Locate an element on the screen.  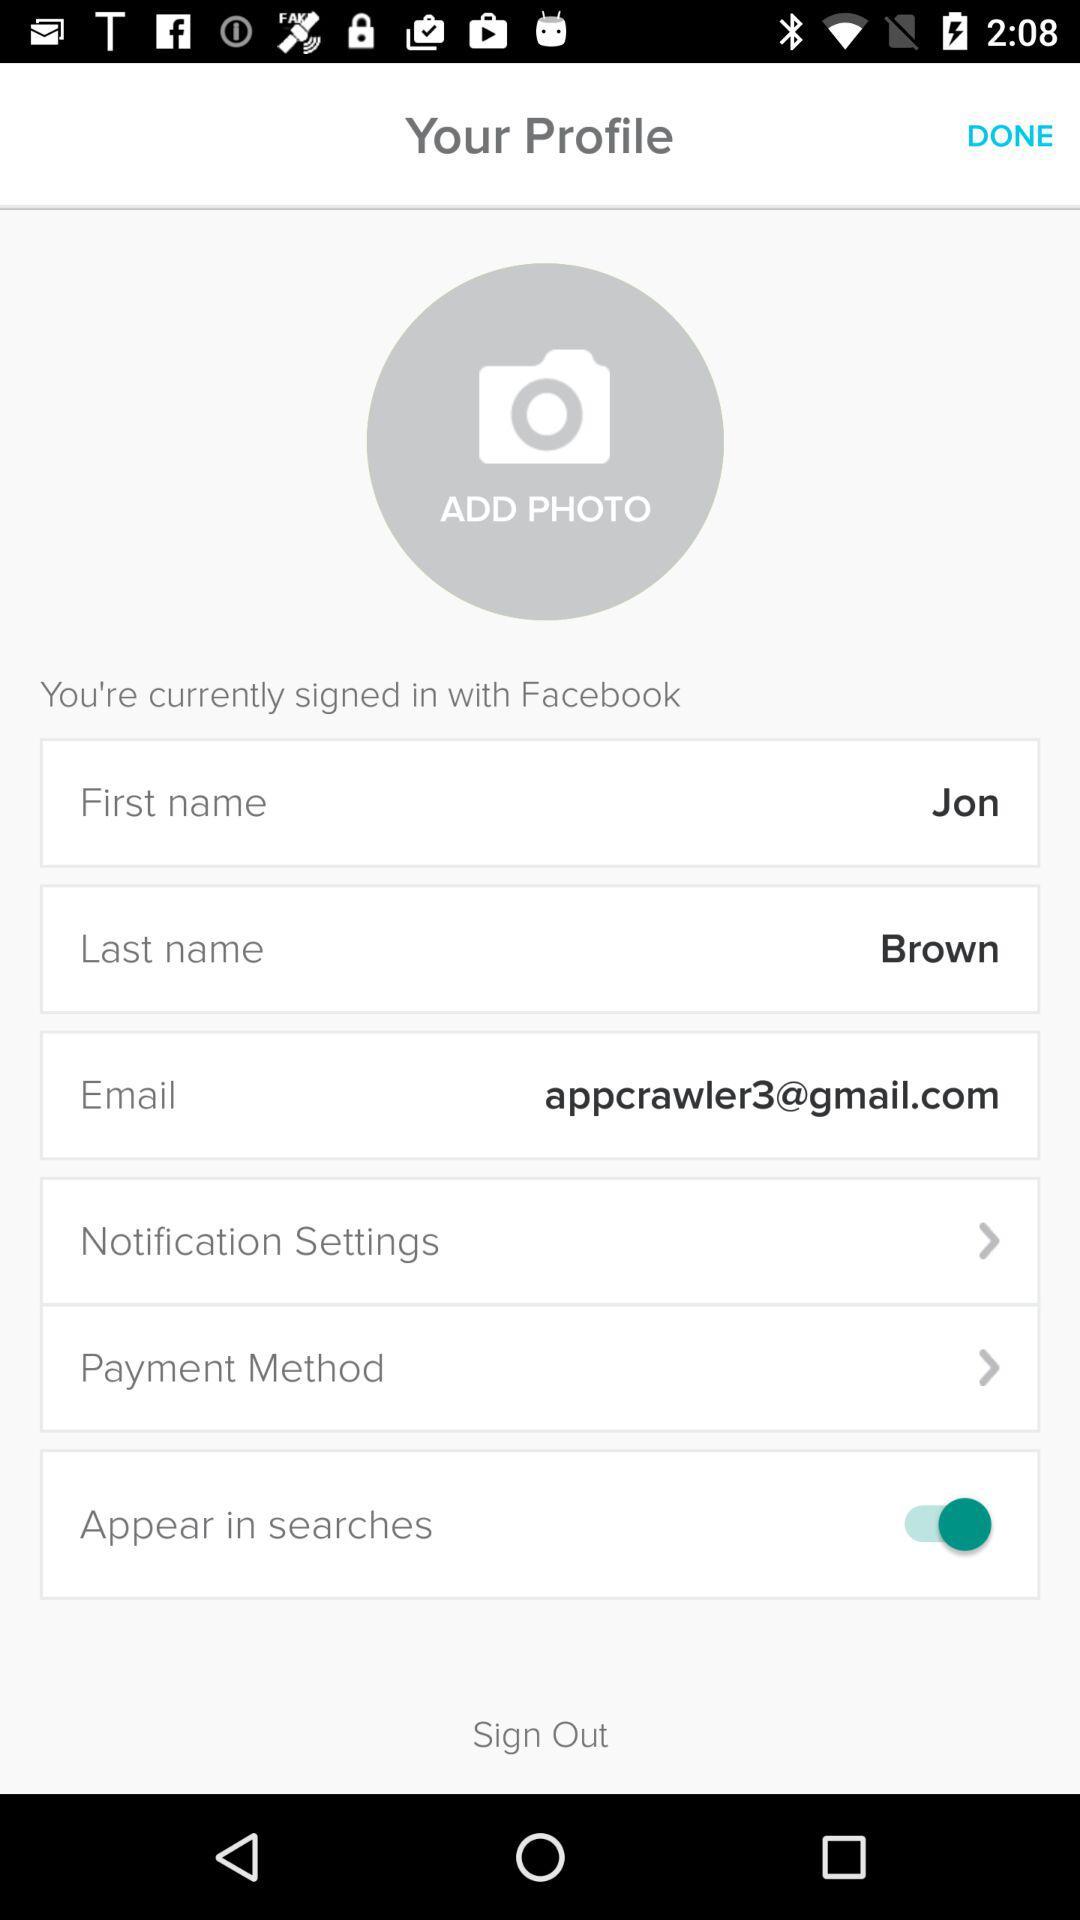
item to the right of the first name icon is located at coordinates (647, 802).